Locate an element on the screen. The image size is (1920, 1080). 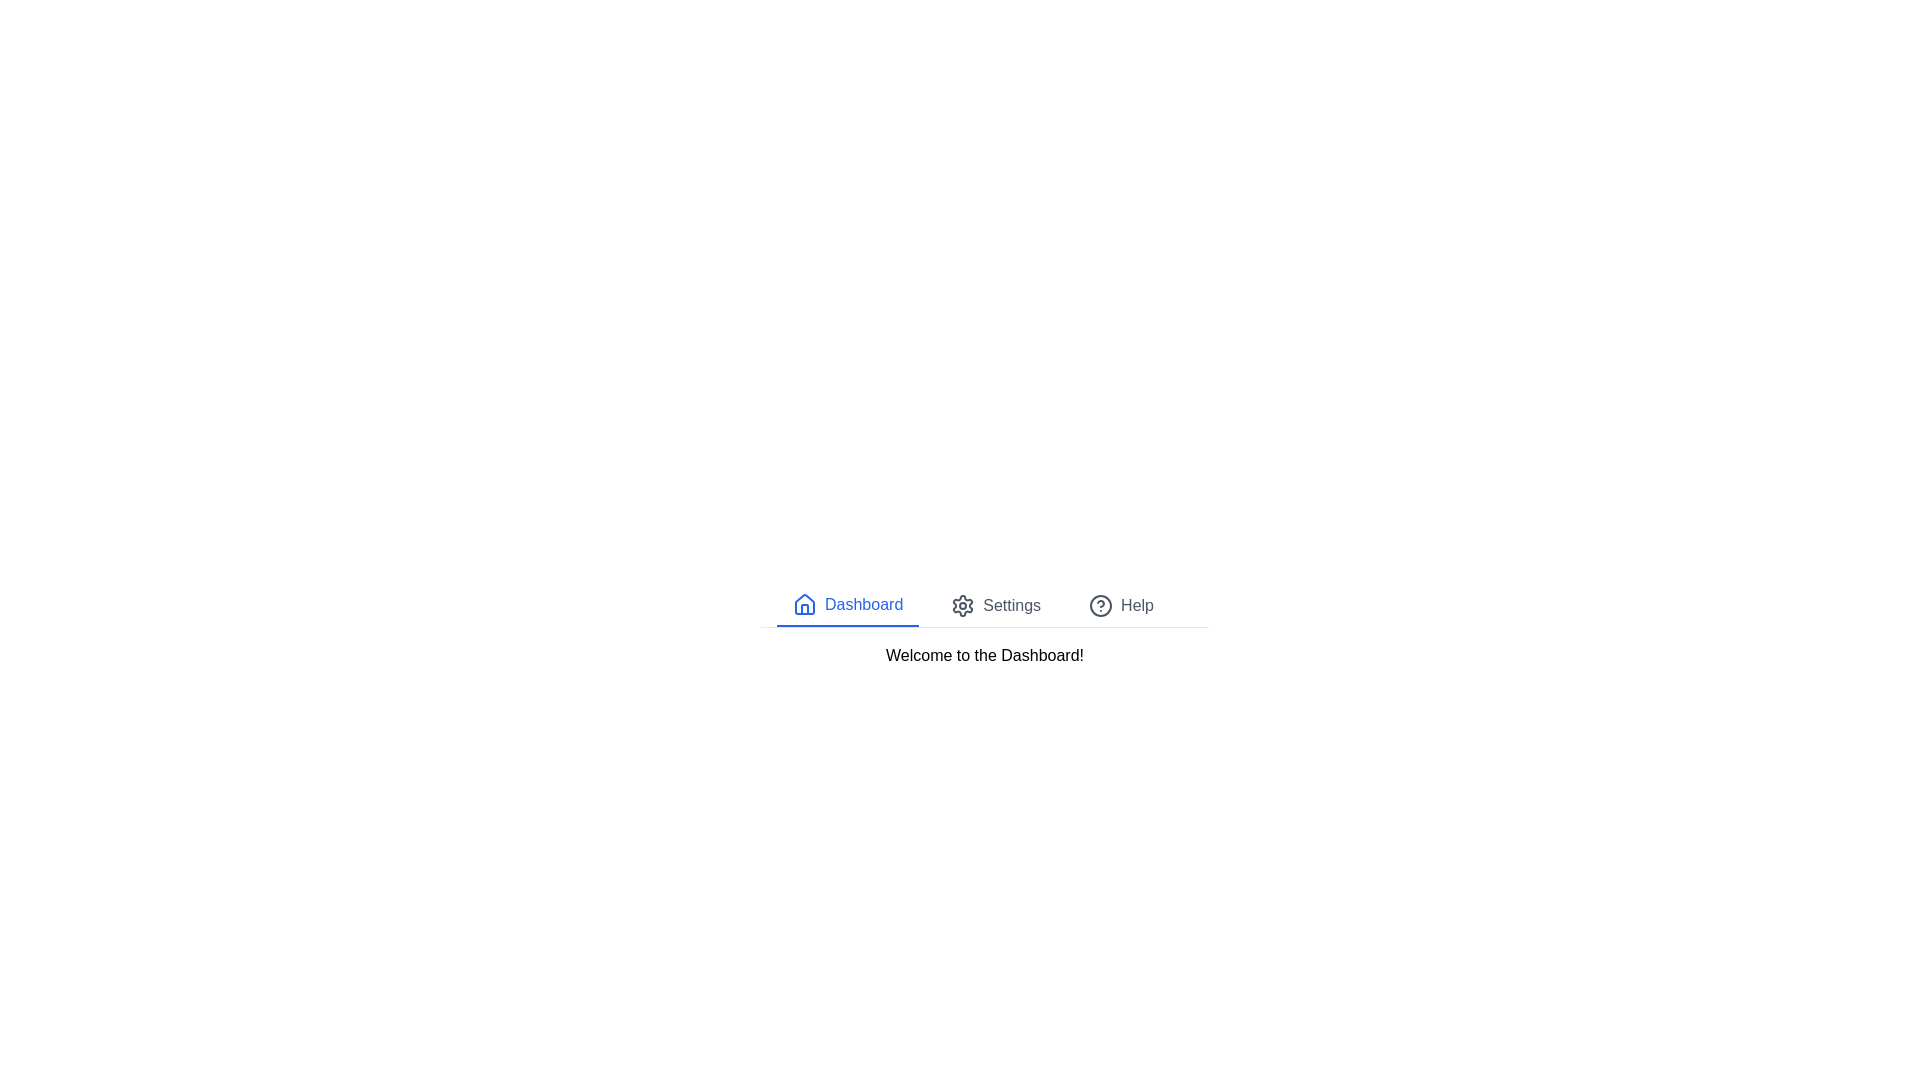
the Help tab to switch the displayed content is located at coordinates (1122, 604).